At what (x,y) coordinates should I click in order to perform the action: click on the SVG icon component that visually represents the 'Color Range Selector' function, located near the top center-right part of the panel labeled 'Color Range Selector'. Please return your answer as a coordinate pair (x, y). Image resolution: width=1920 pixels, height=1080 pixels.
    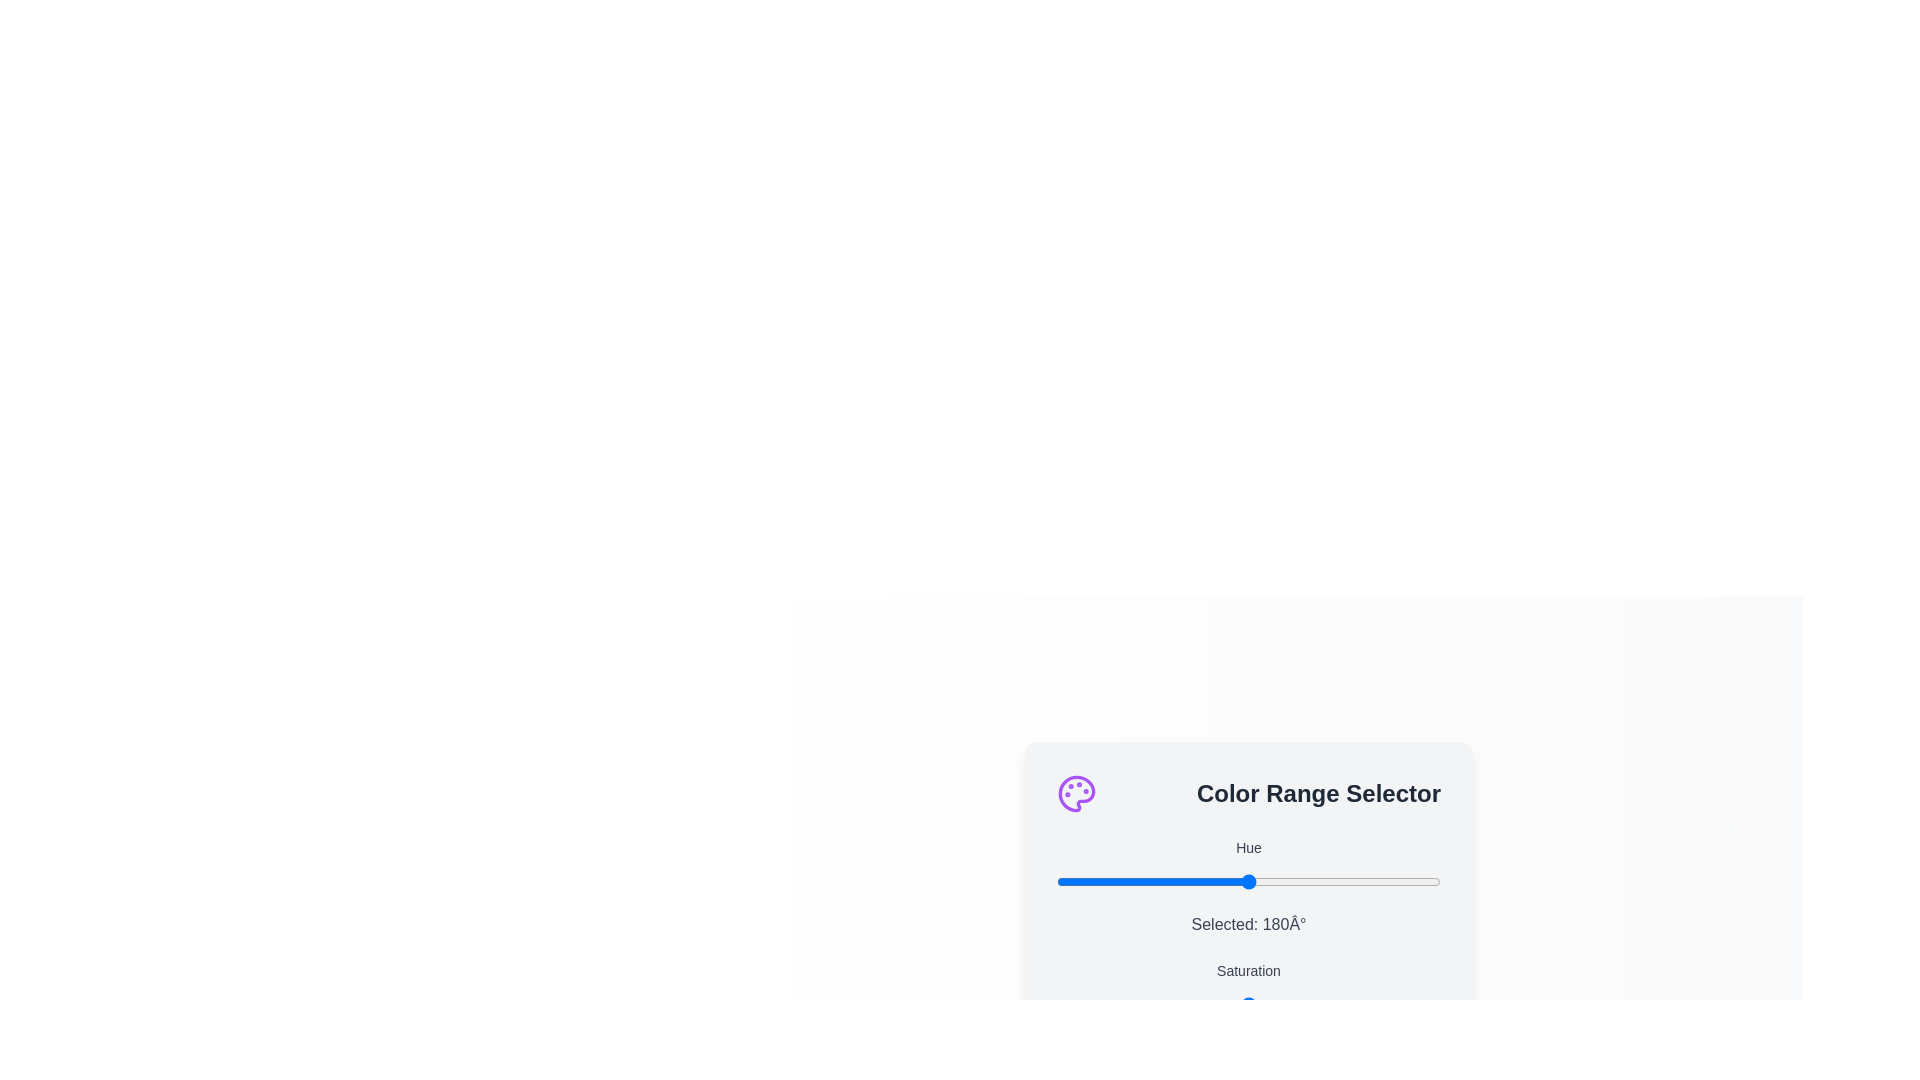
    Looking at the image, I should click on (1075, 792).